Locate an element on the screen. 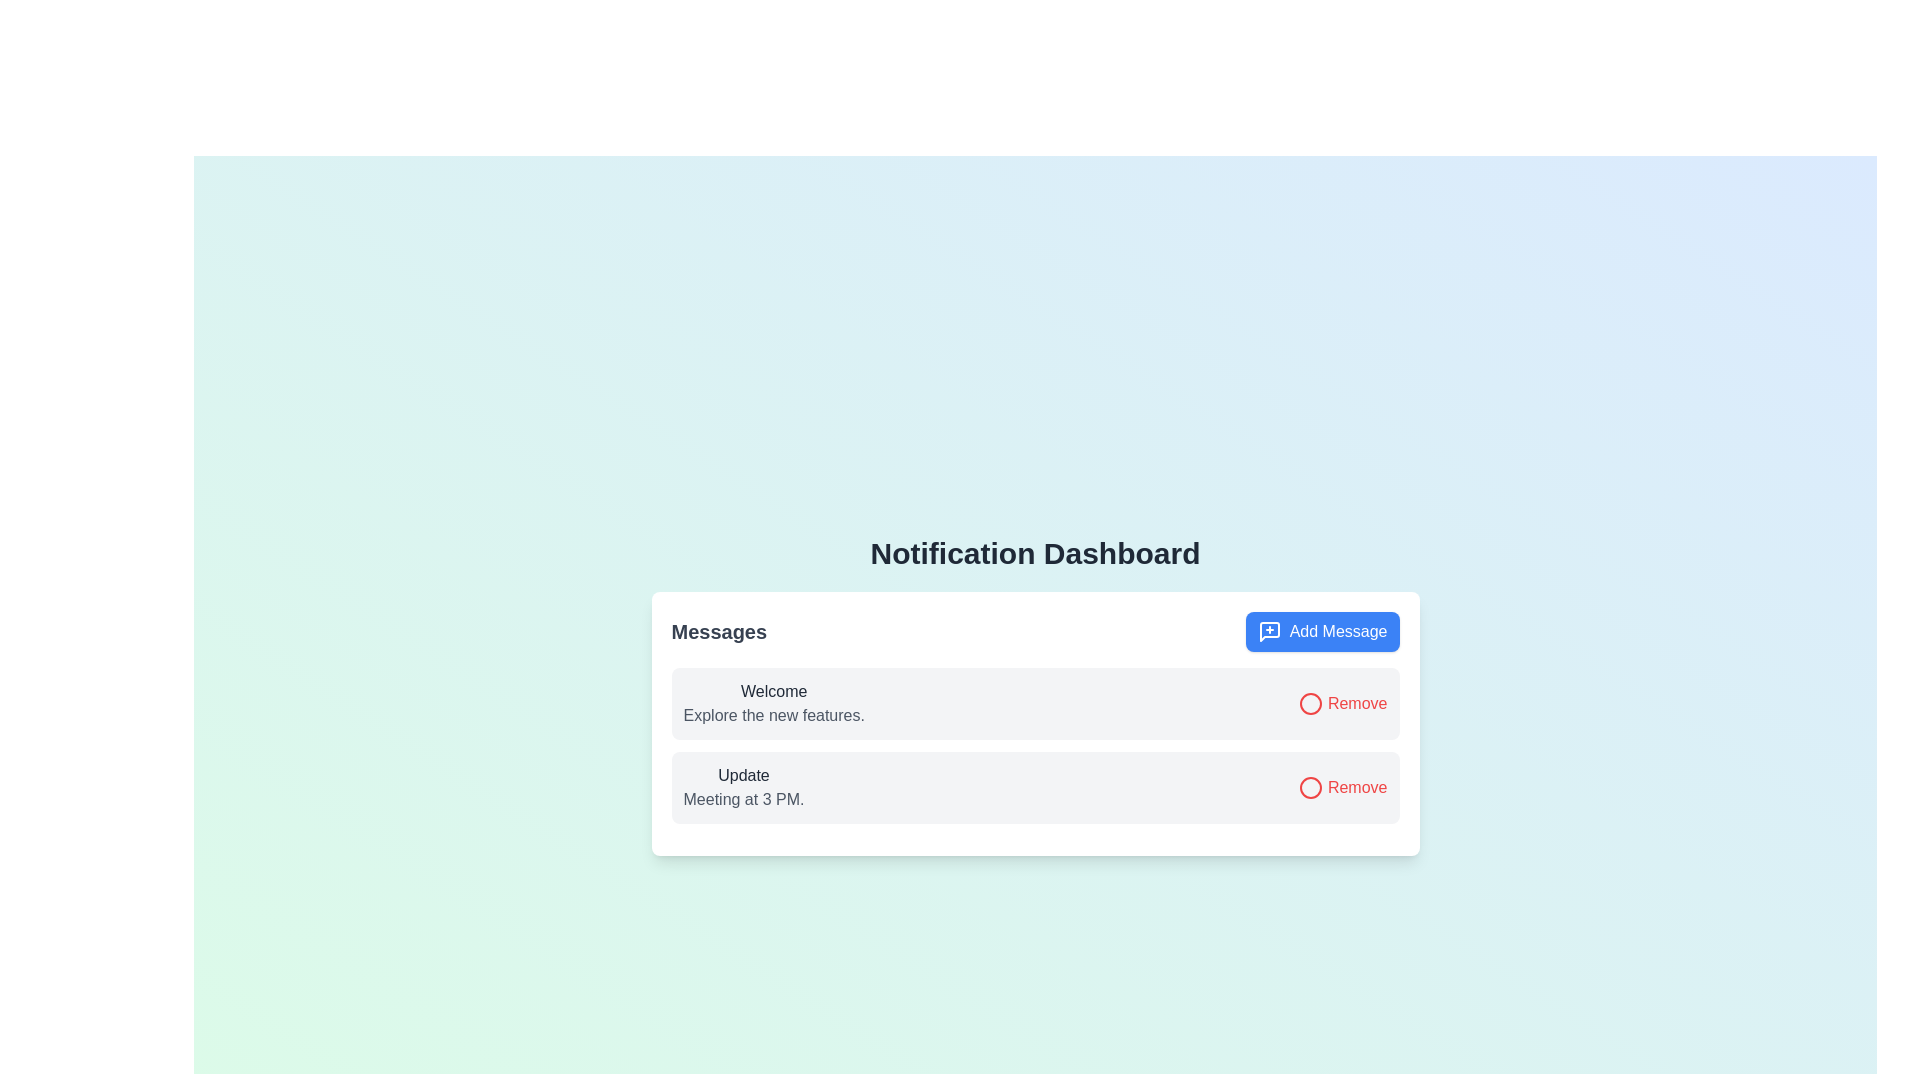 The image size is (1920, 1080). the decorative icon within the 'Add Message' button at the top-right corner of the 'Messages' section is located at coordinates (1268, 632).